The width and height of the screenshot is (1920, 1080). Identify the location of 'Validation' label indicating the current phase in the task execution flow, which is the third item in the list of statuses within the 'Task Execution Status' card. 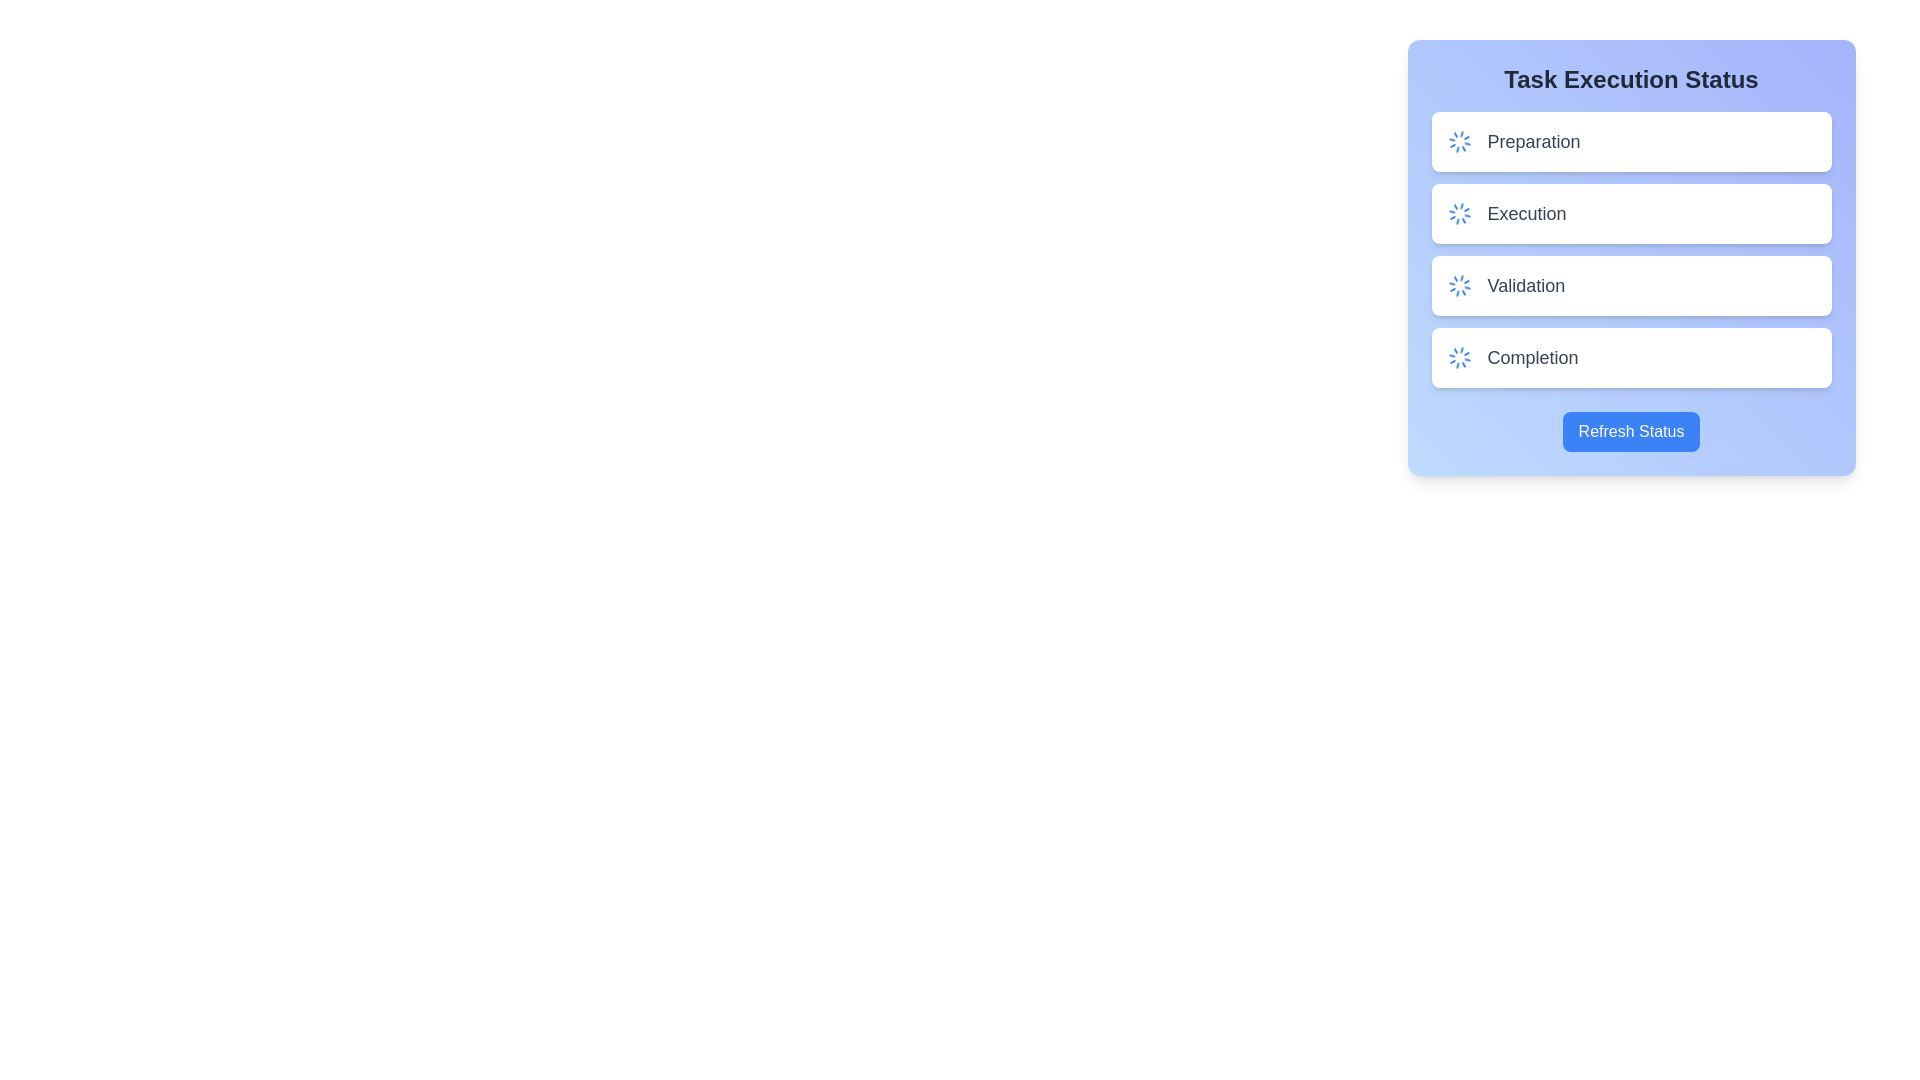
(1525, 285).